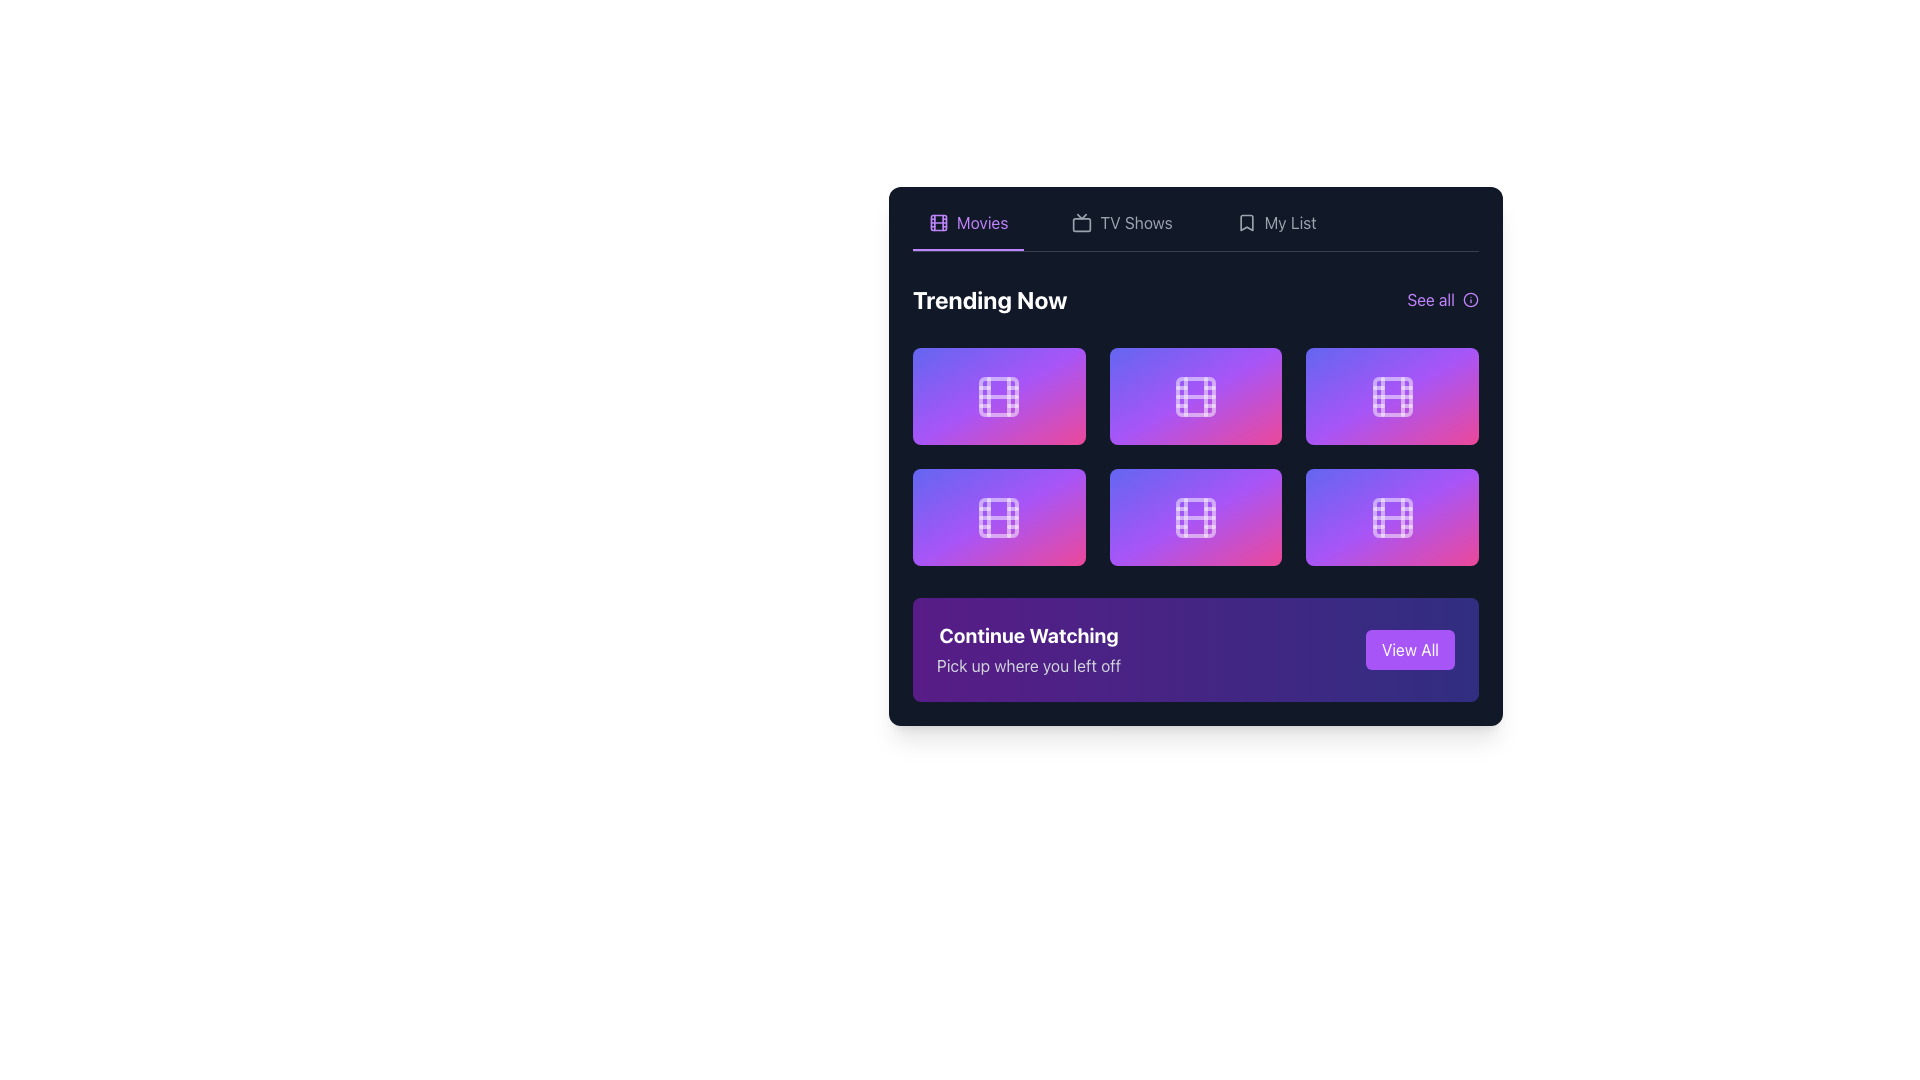 The image size is (1920, 1080). What do you see at coordinates (1195, 396) in the screenshot?
I see `the image button representing a specific media item located in the second column of the first row within a grid layout` at bounding box center [1195, 396].